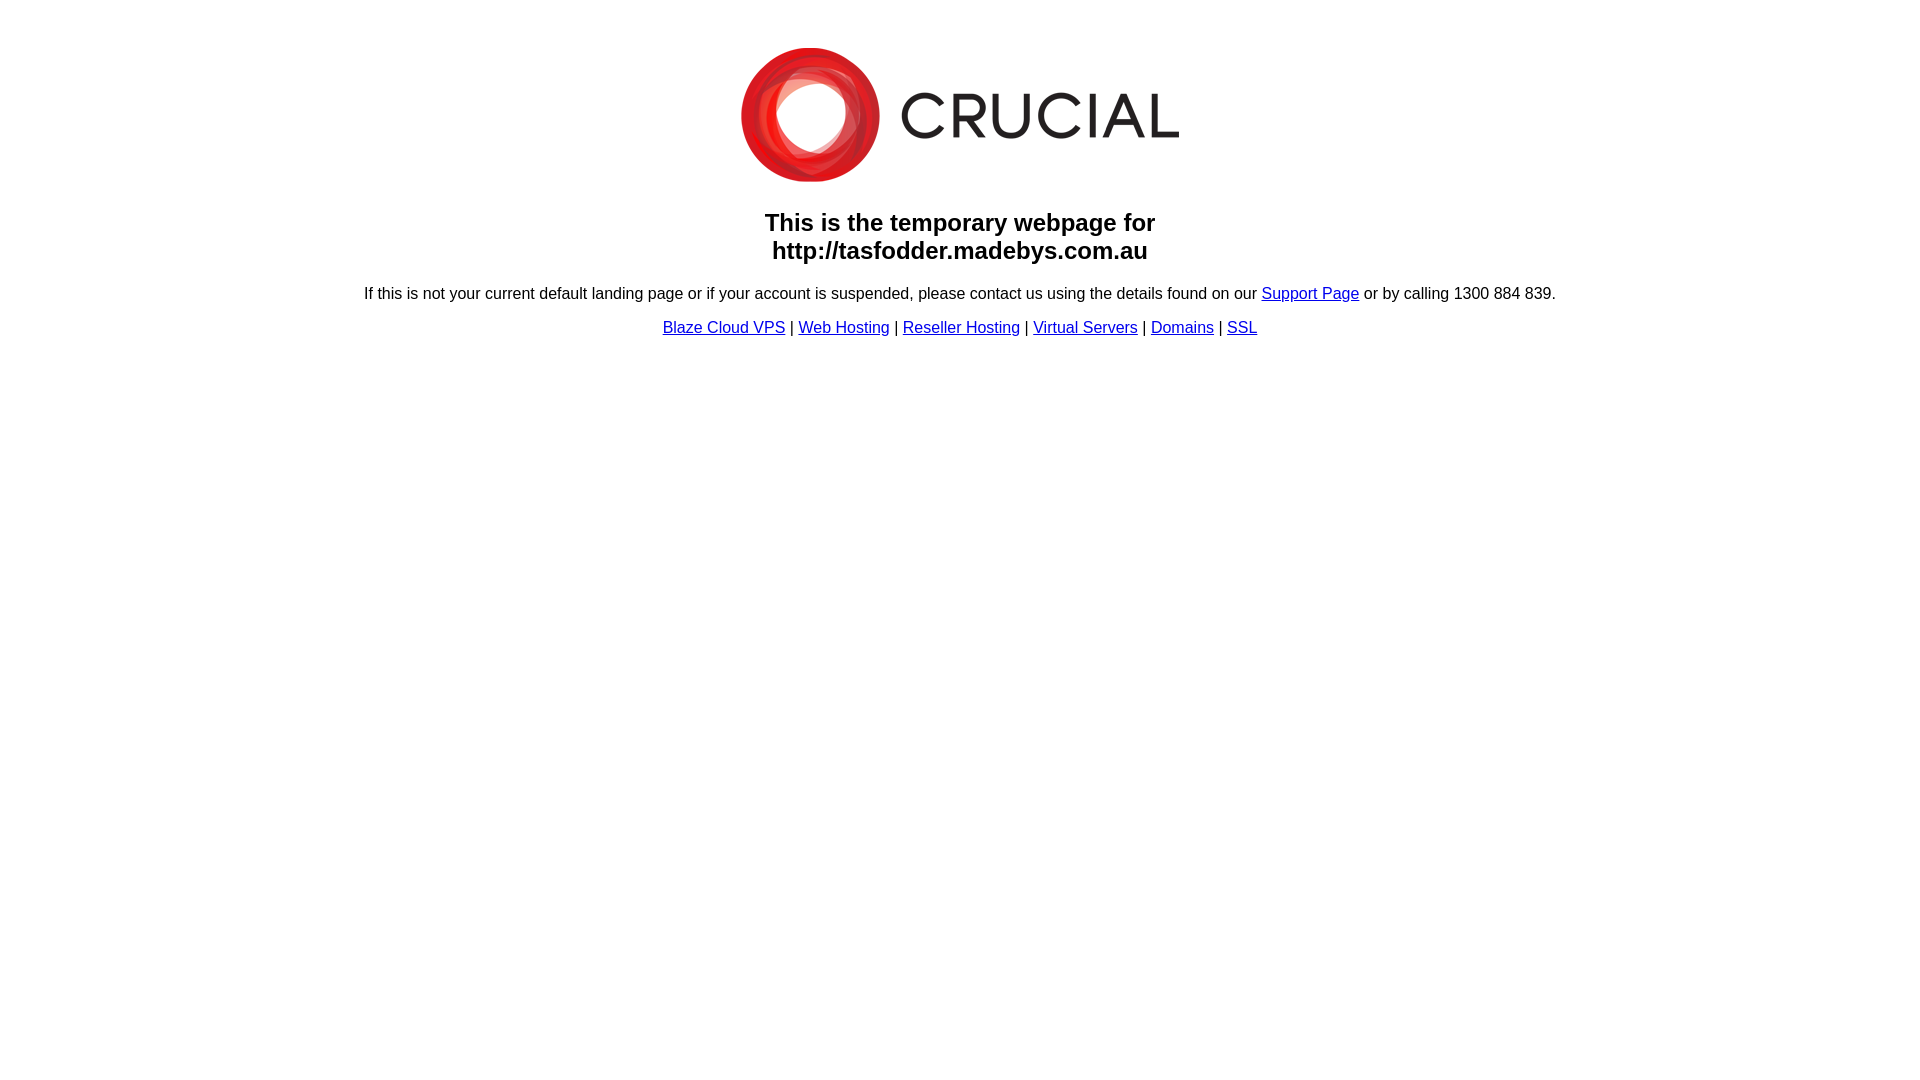 The height and width of the screenshot is (1080, 1920). What do you see at coordinates (1261, 293) in the screenshot?
I see `'Support Page'` at bounding box center [1261, 293].